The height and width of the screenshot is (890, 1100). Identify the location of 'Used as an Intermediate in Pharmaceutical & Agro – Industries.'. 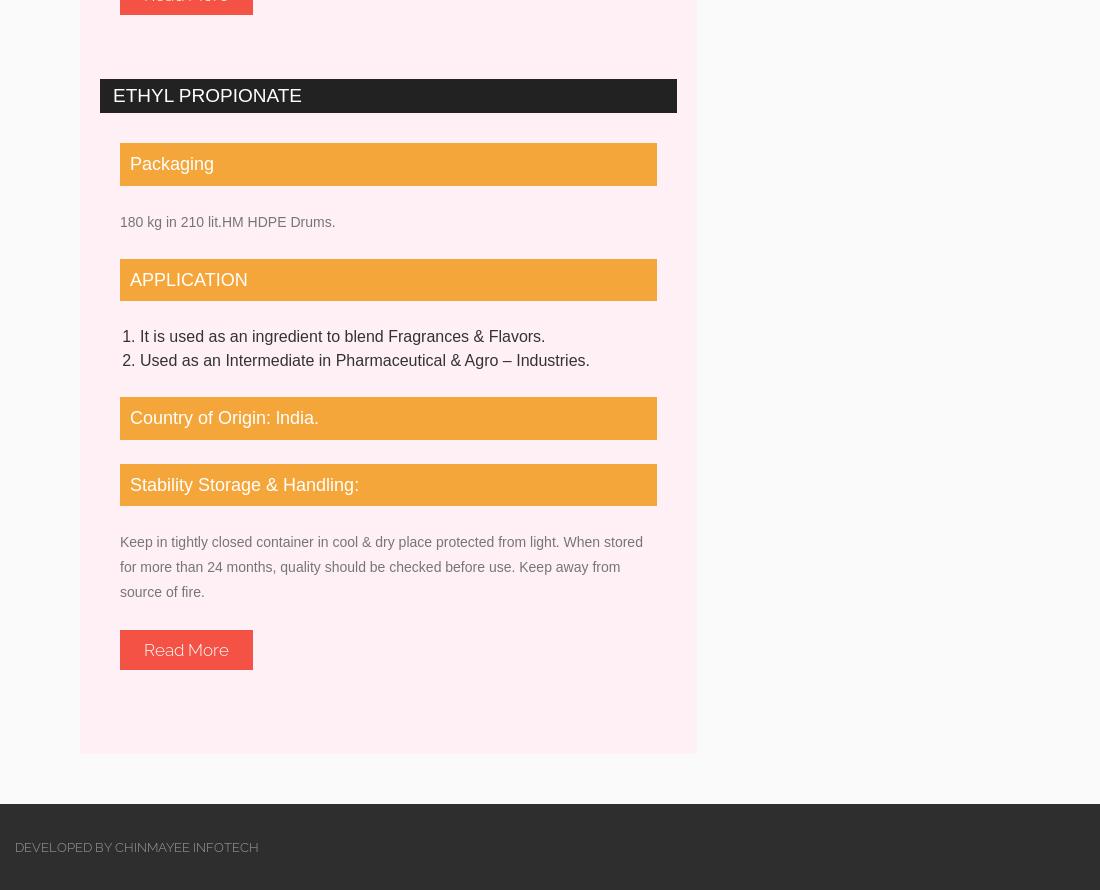
(364, 360).